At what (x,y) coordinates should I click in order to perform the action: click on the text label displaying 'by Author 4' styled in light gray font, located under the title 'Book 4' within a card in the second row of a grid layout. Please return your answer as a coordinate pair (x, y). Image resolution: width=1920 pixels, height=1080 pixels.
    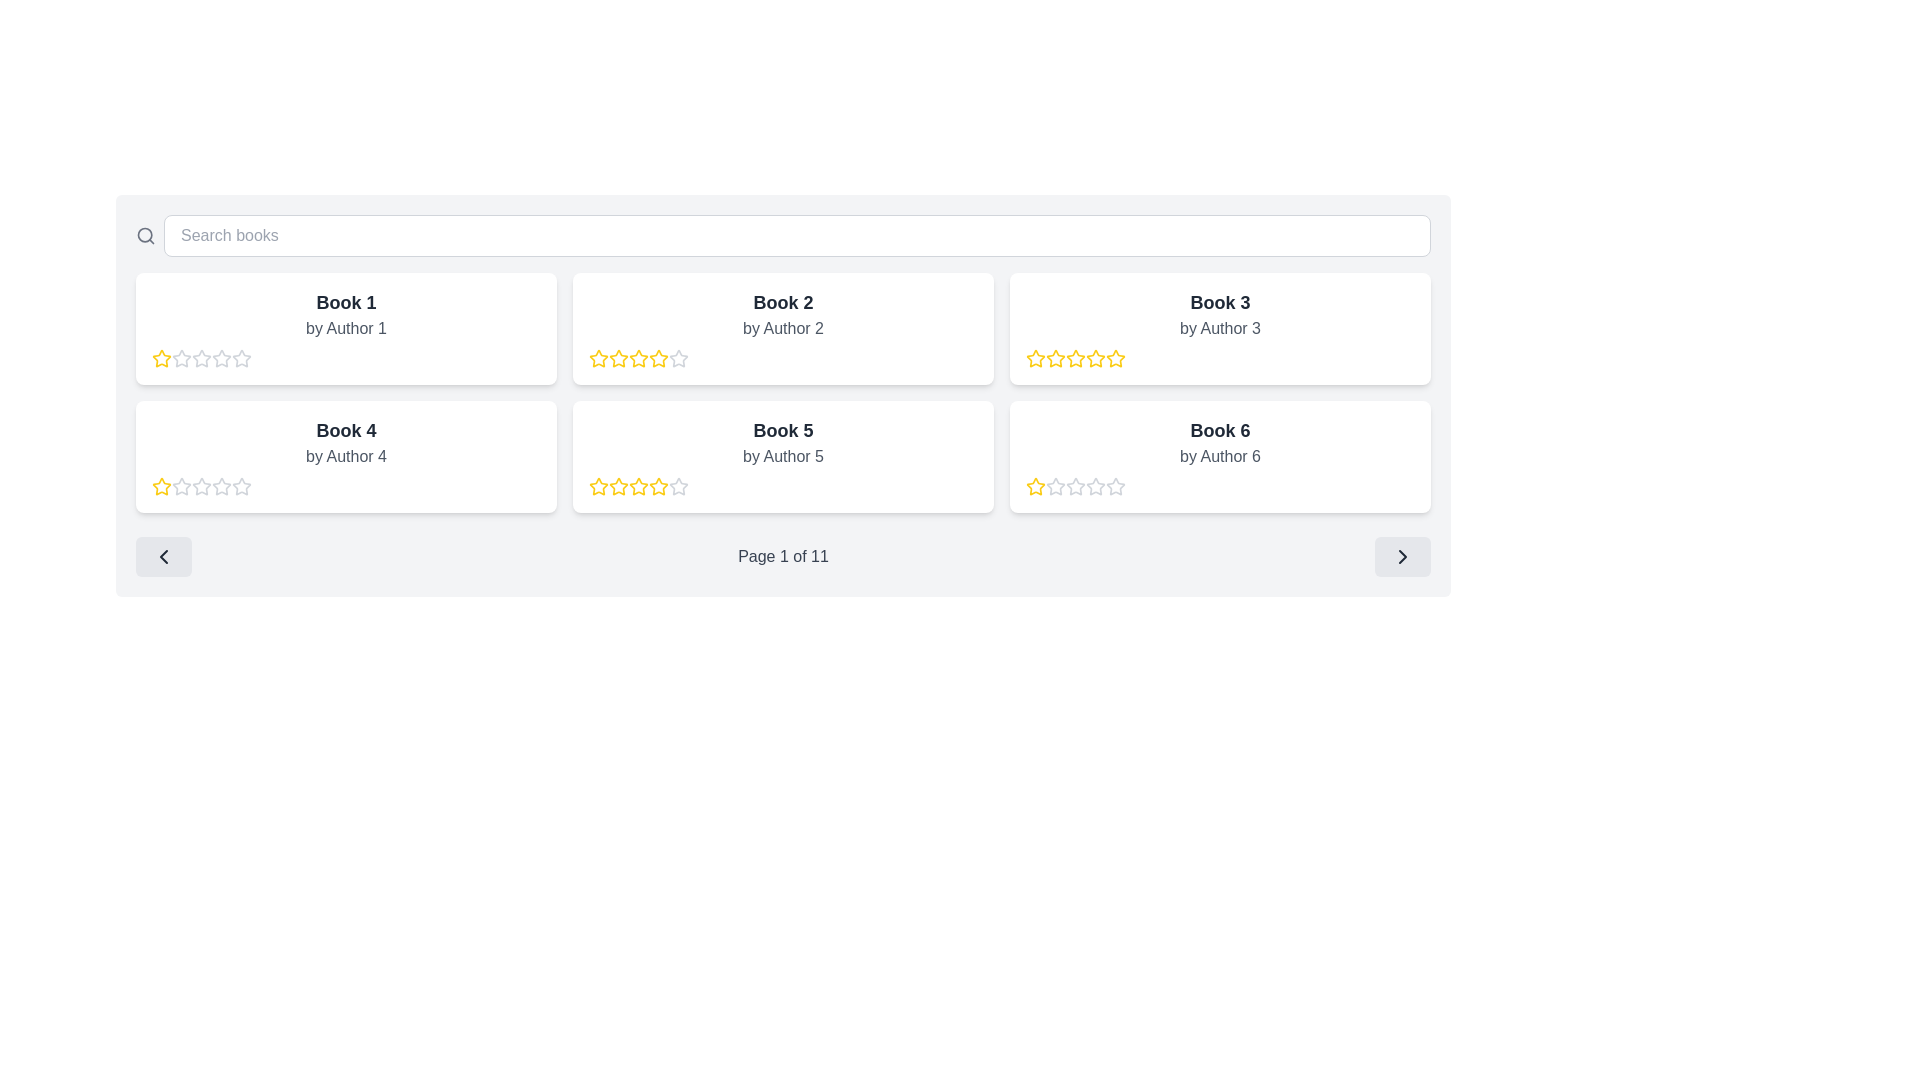
    Looking at the image, I should click on (346, 456).